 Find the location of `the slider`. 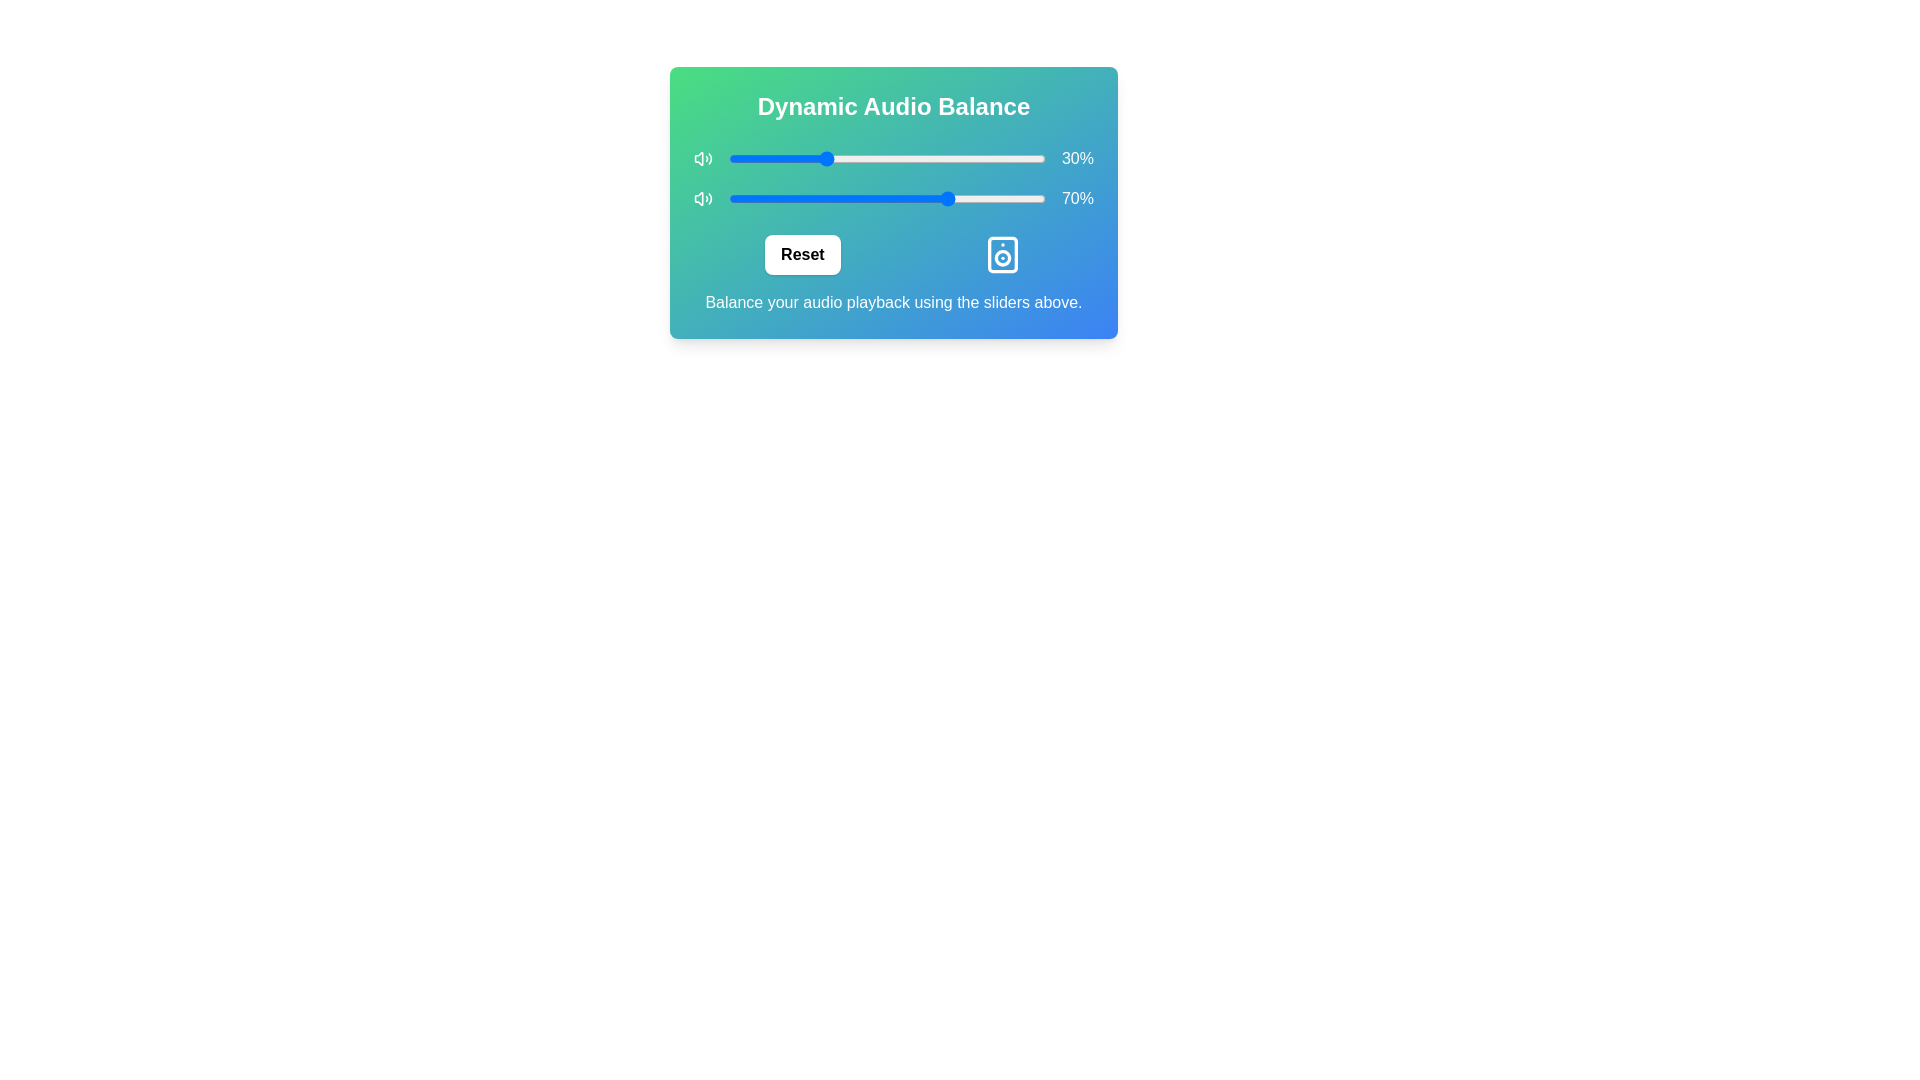

the slider is located at coordinates (962, 157).